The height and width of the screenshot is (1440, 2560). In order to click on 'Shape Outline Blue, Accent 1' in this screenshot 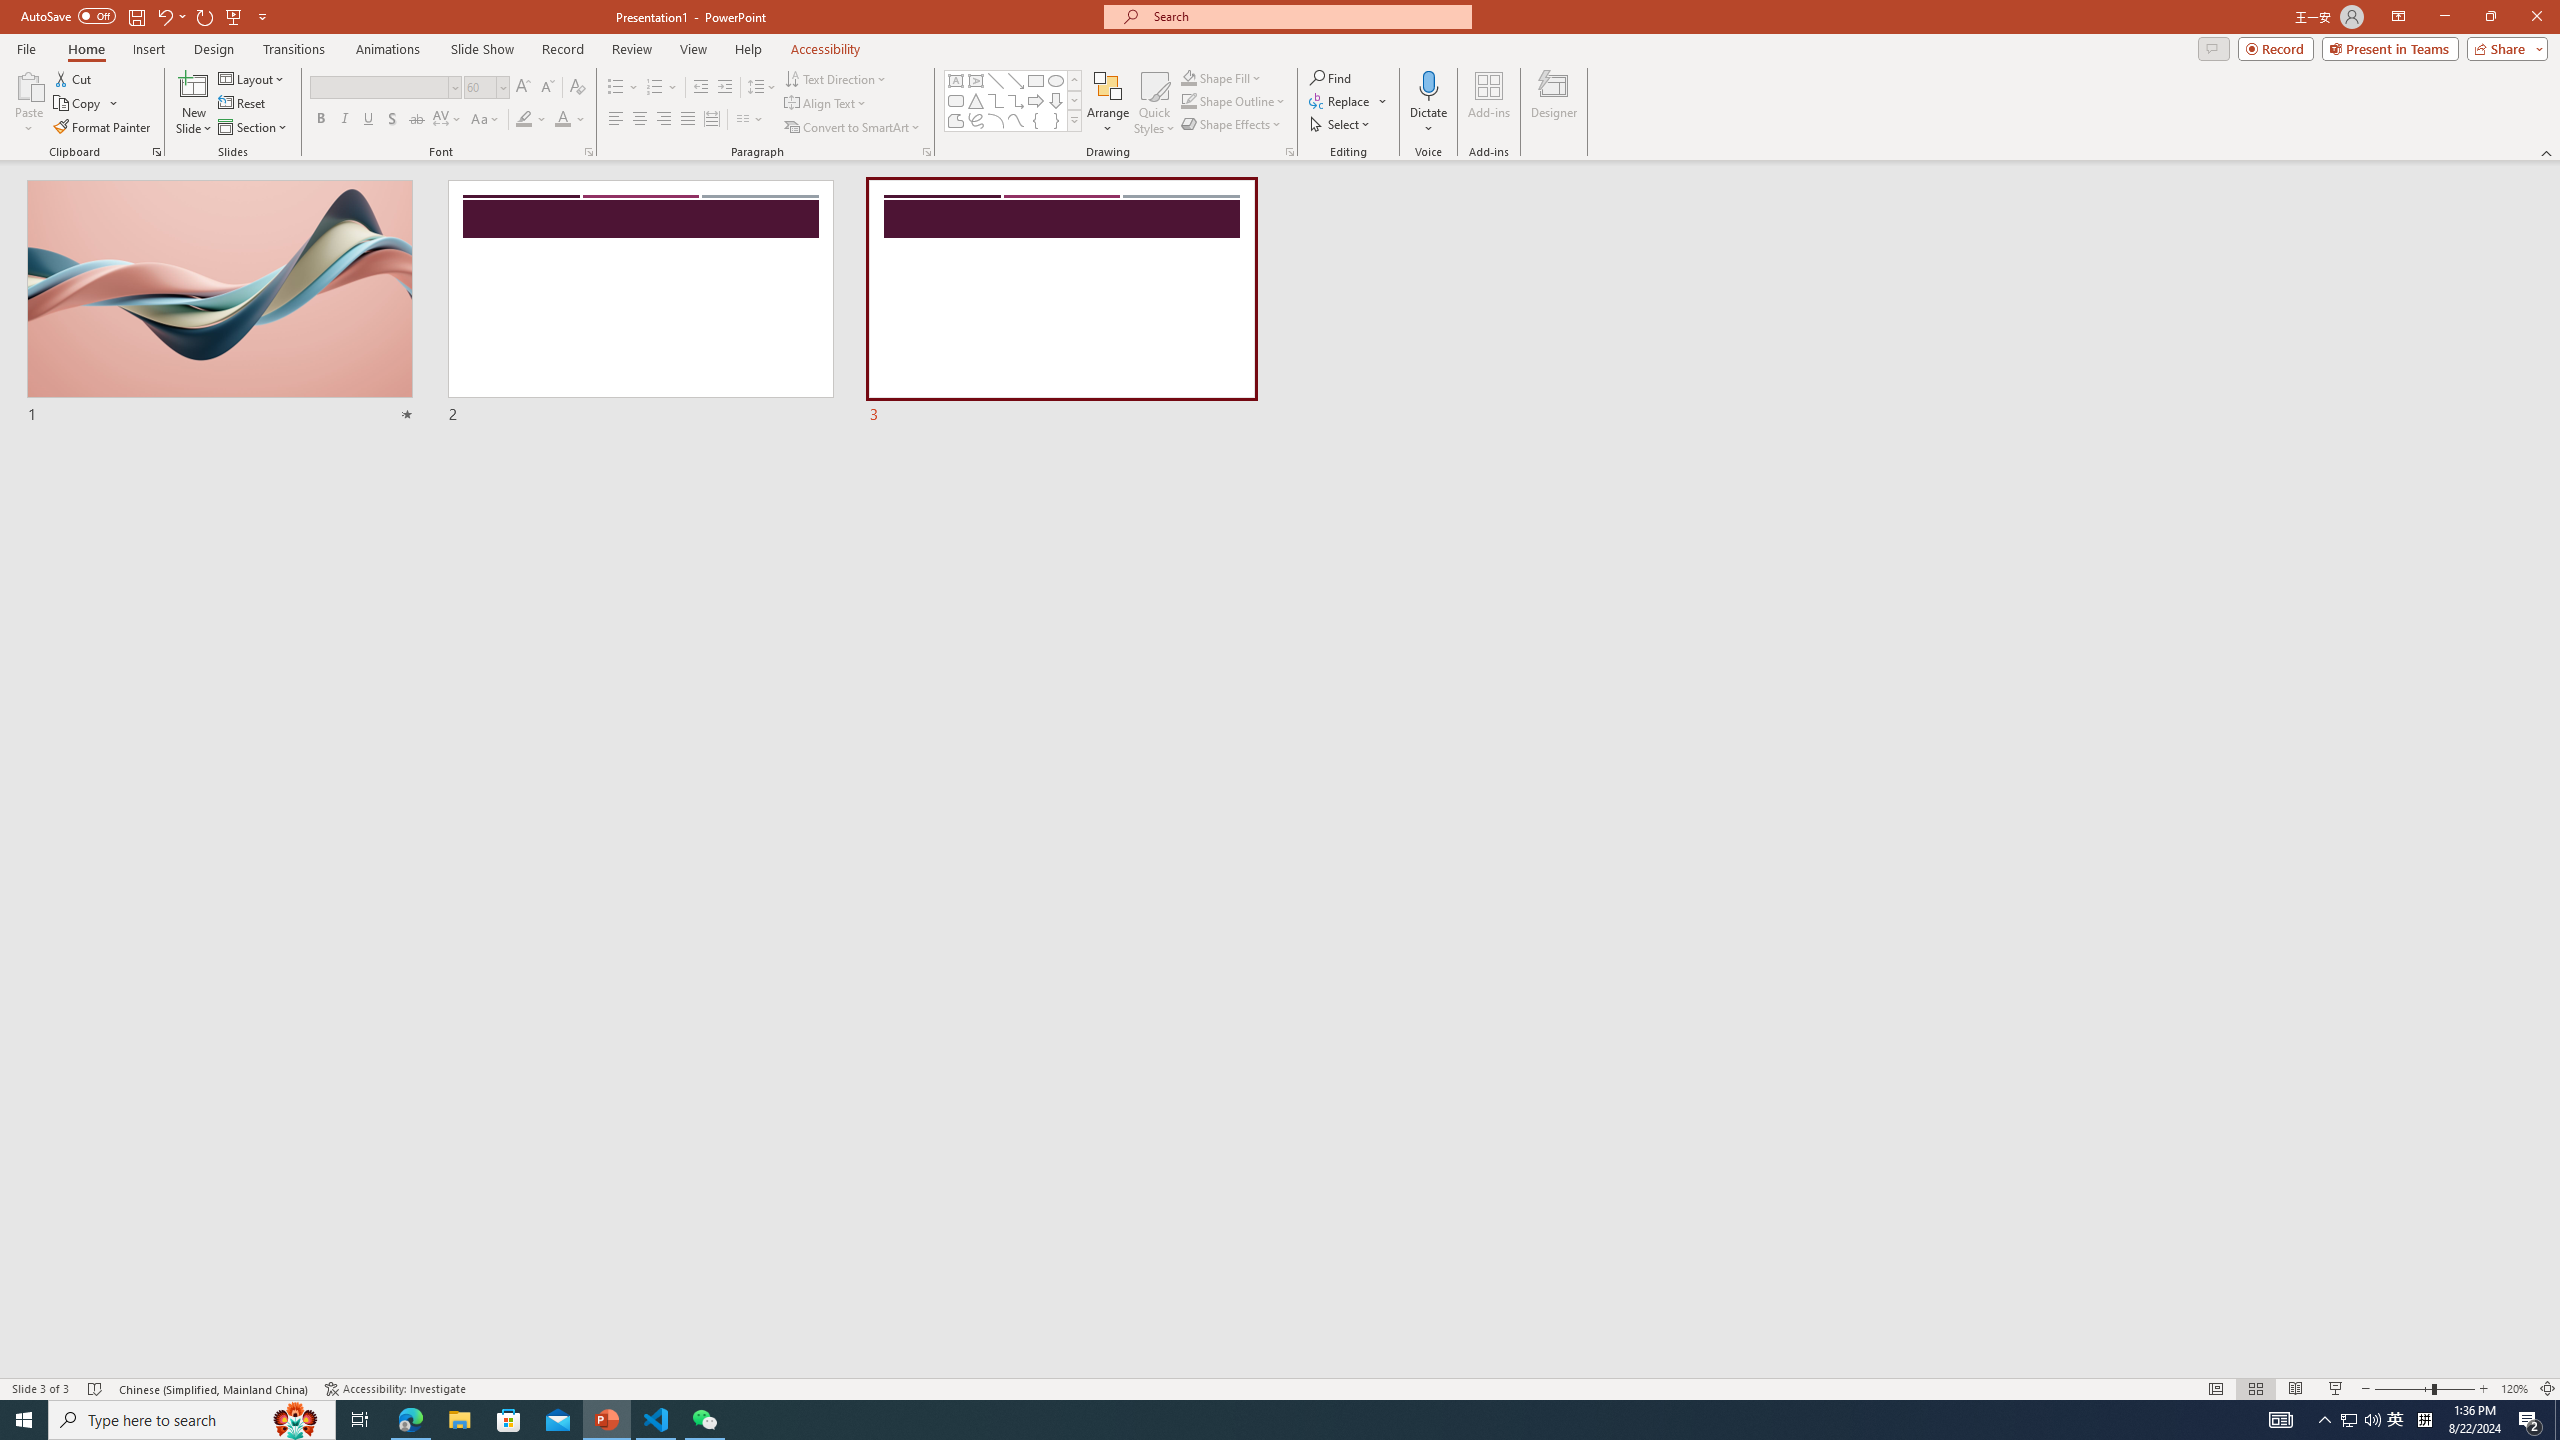, I will do `click(1189, 99)`.